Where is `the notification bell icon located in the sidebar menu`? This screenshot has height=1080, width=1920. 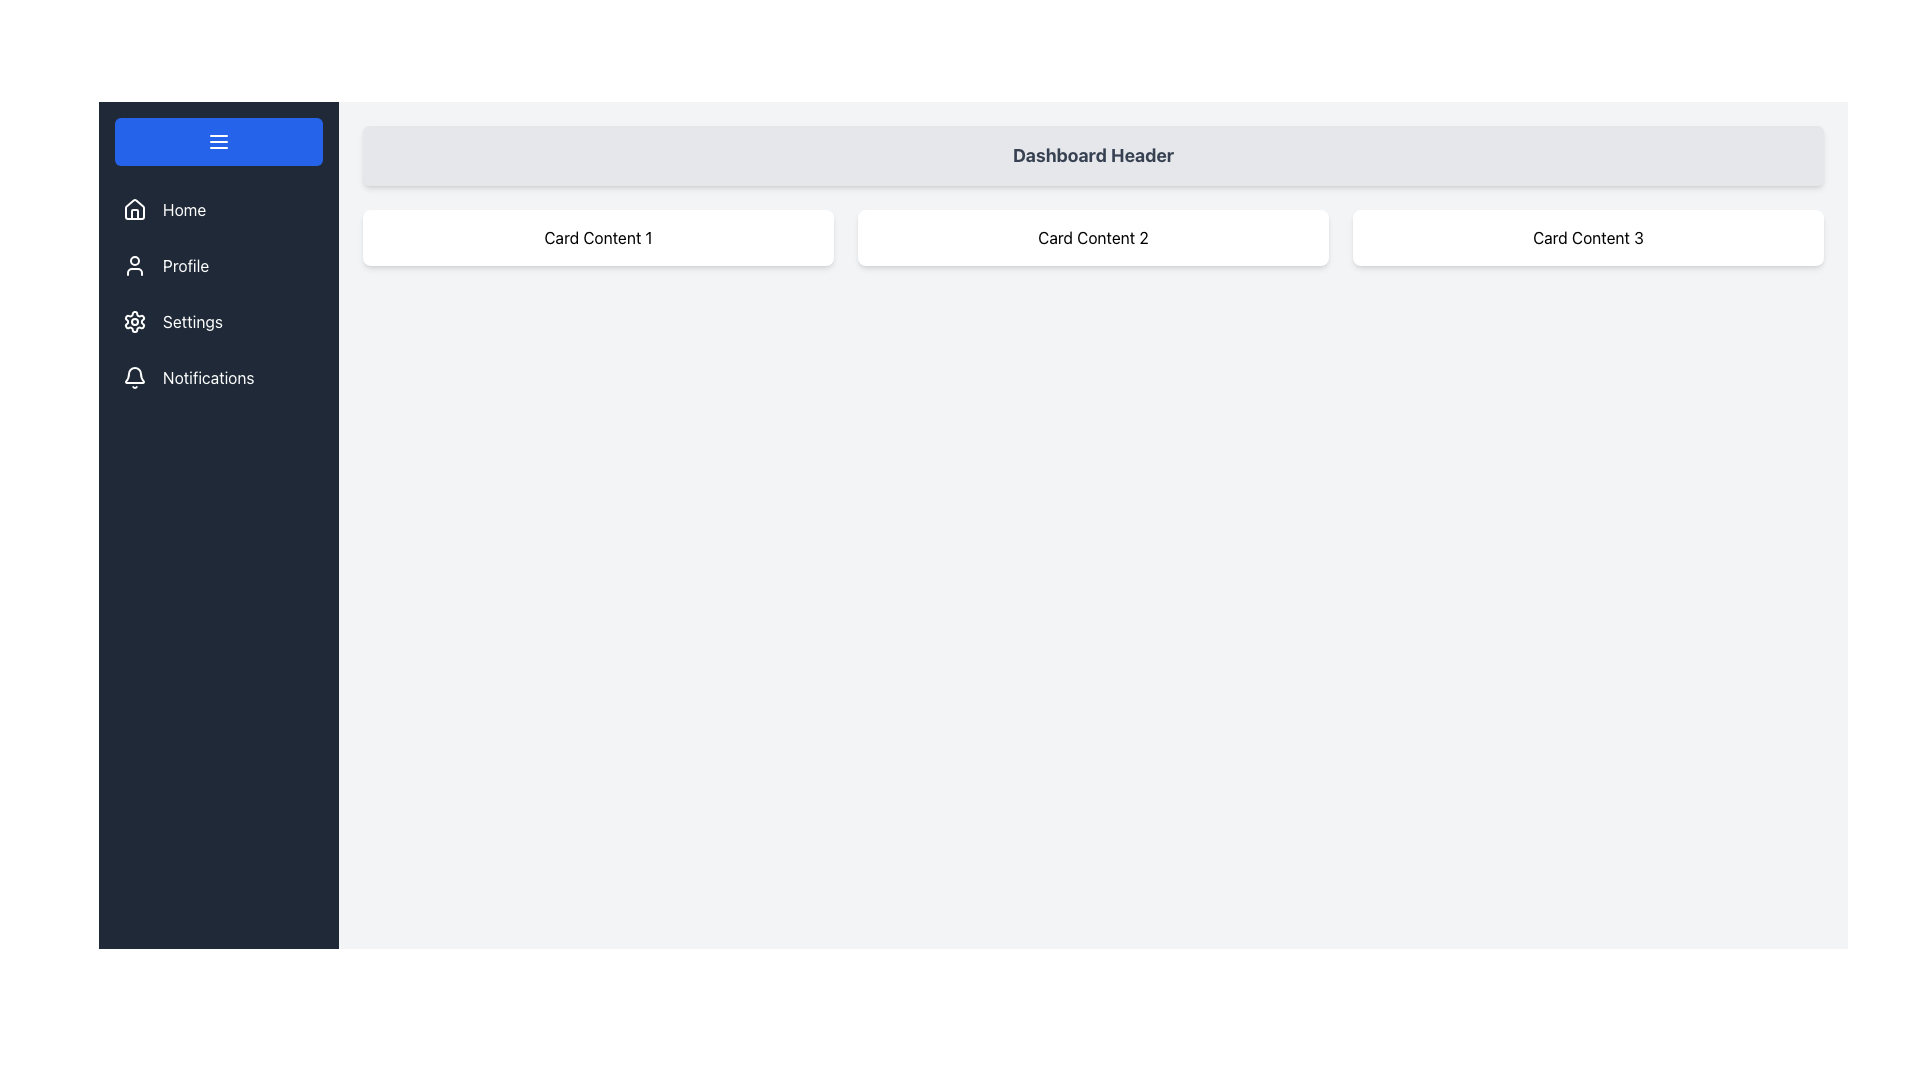
the notification bell icon located in the sidebar menu is located at coordinates (133, 378).